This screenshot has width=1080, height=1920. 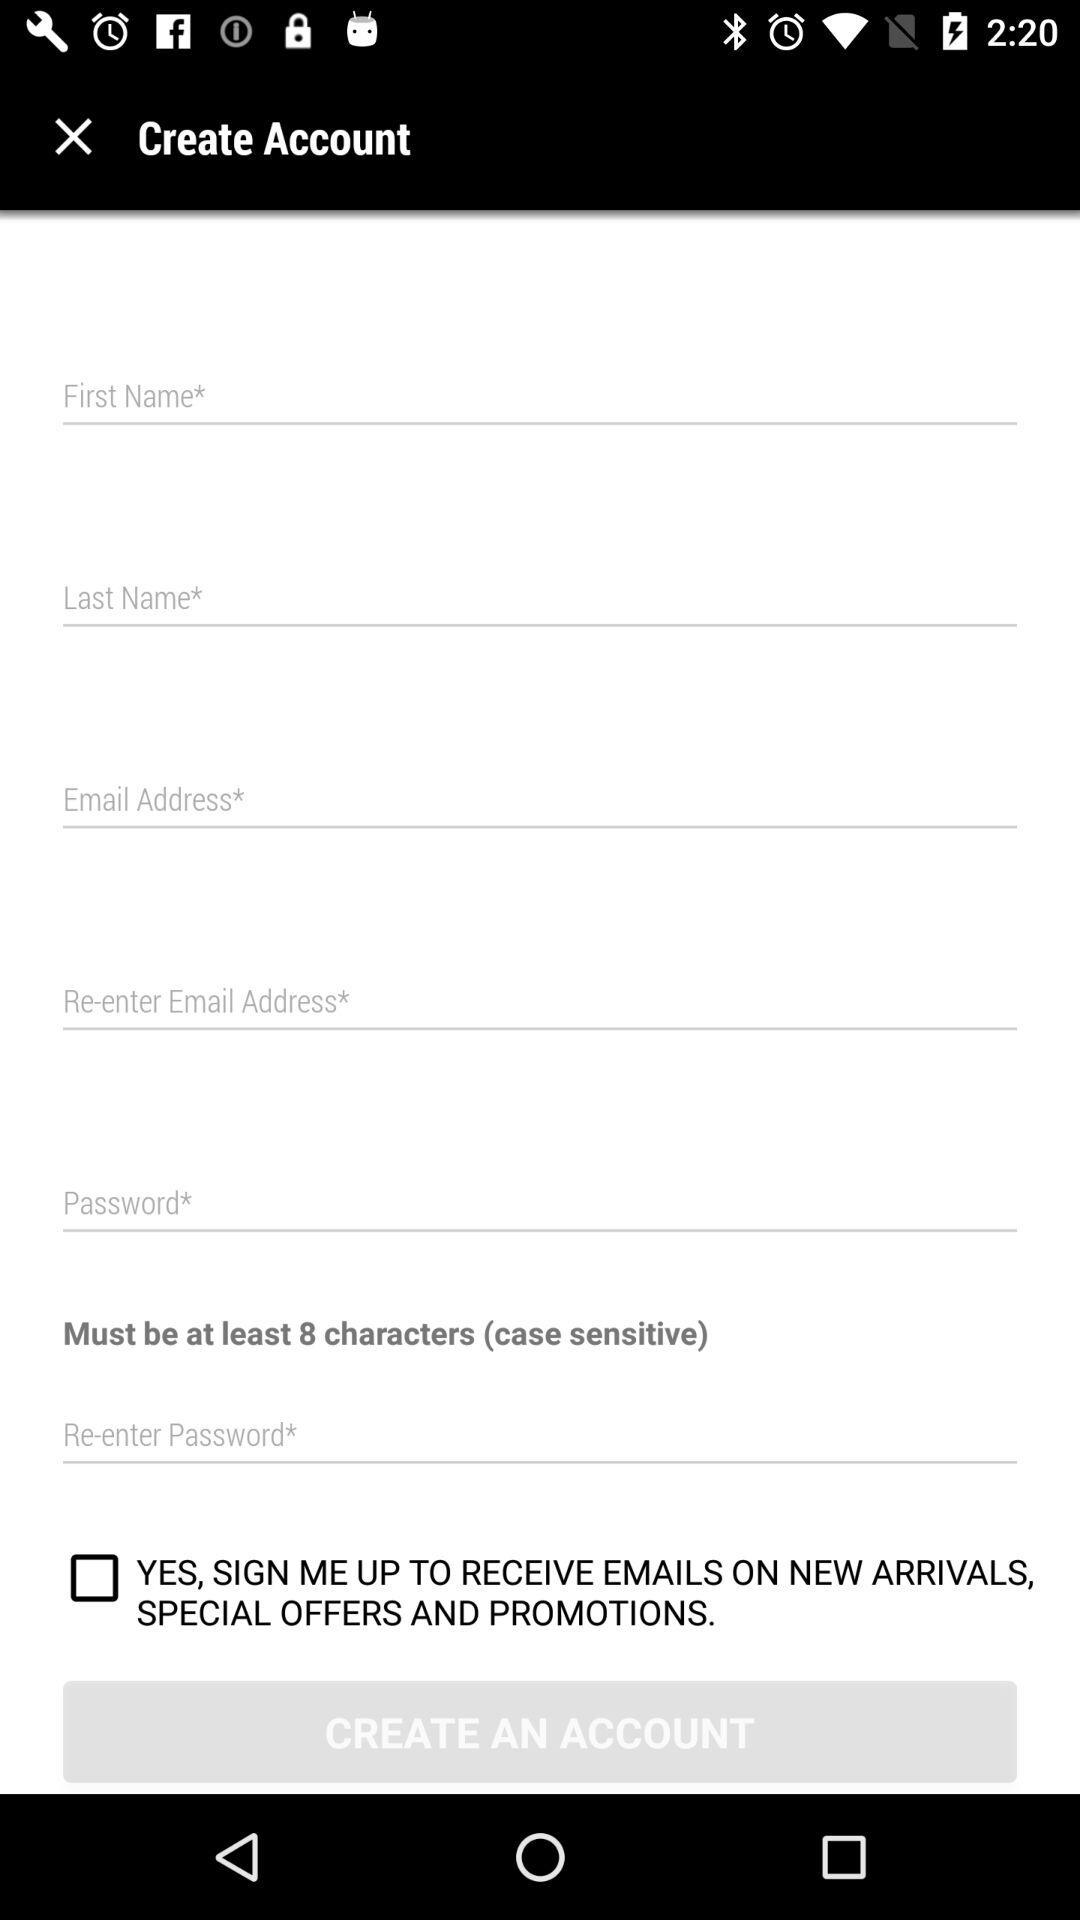 What do you see at coordinates (72, 135) in the screenshot?
I see `cross symbol beside  create account` at bounding box center [72, 135].